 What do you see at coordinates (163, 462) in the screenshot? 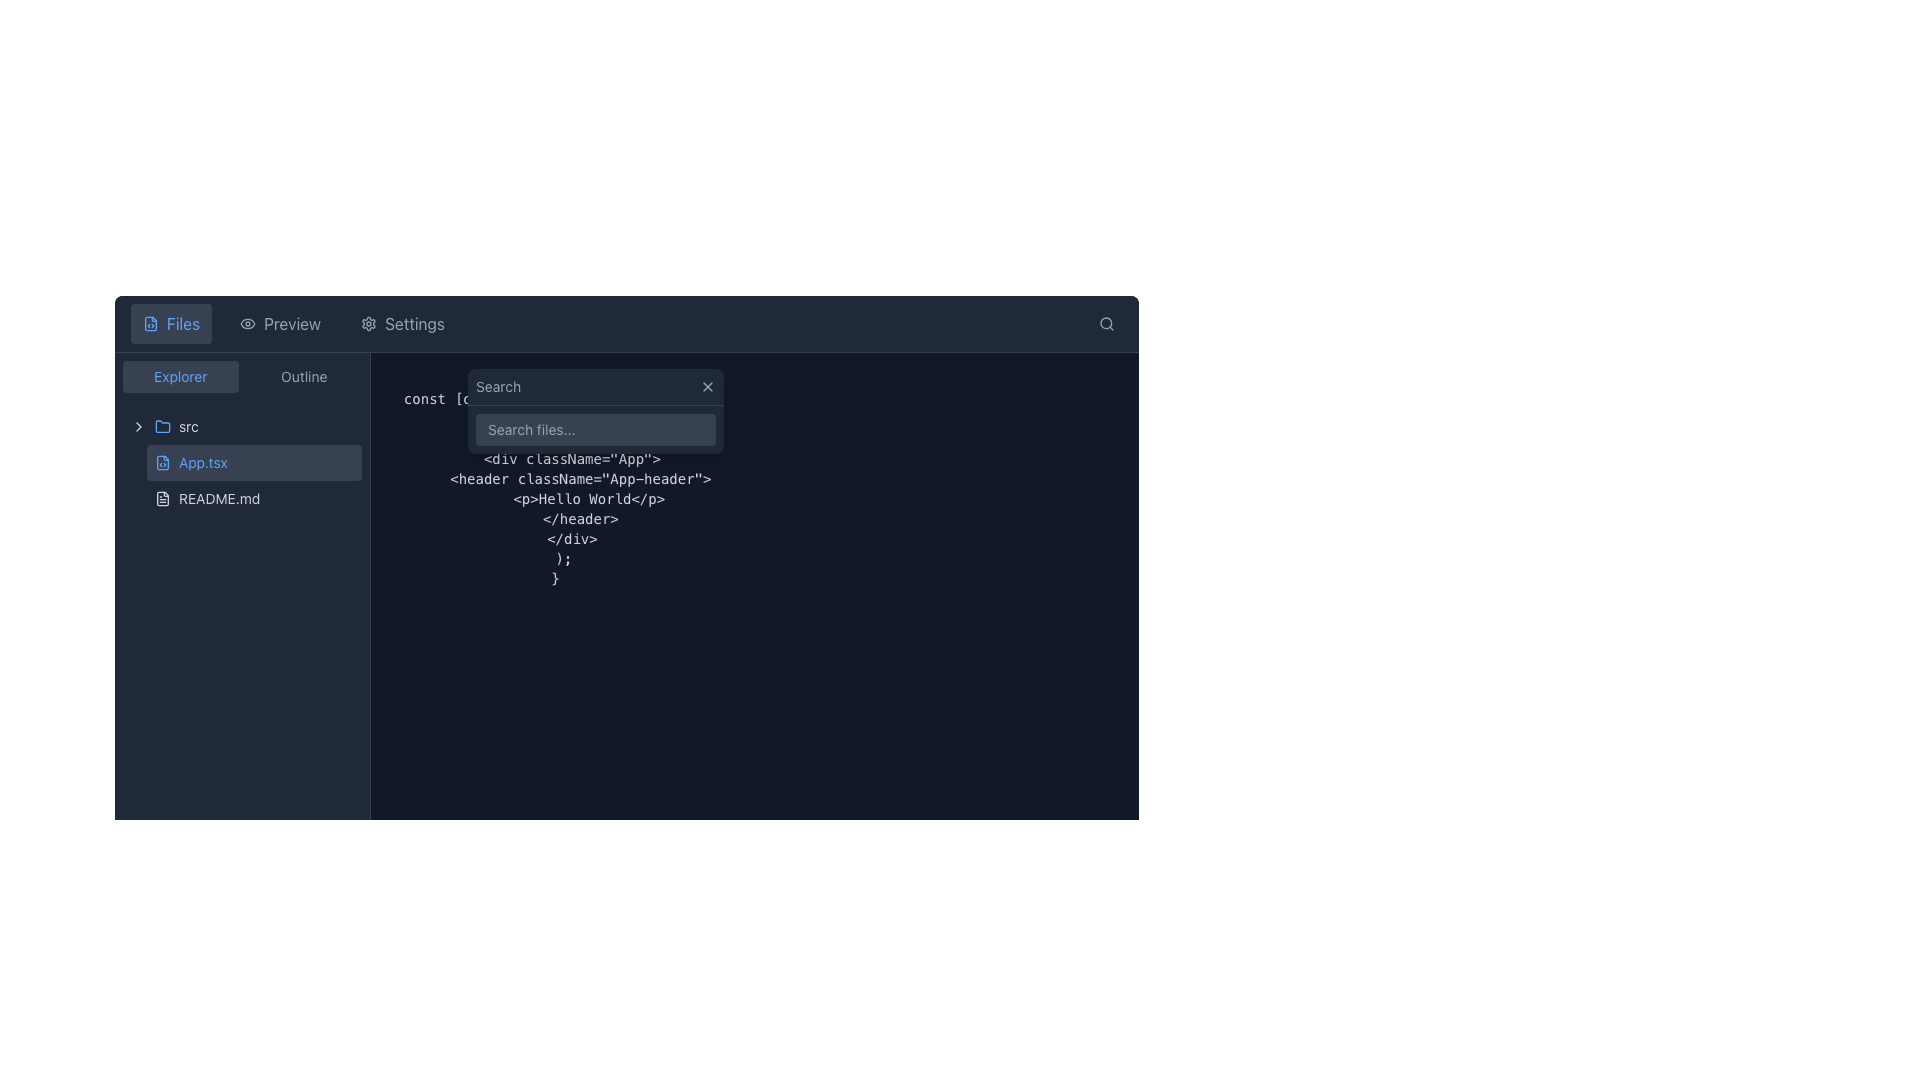
I see `the file icon representing code, located in the left panel labeled 'Explorer', adjacent to the text 'App.tsx'` at bounding box center [163, 462].